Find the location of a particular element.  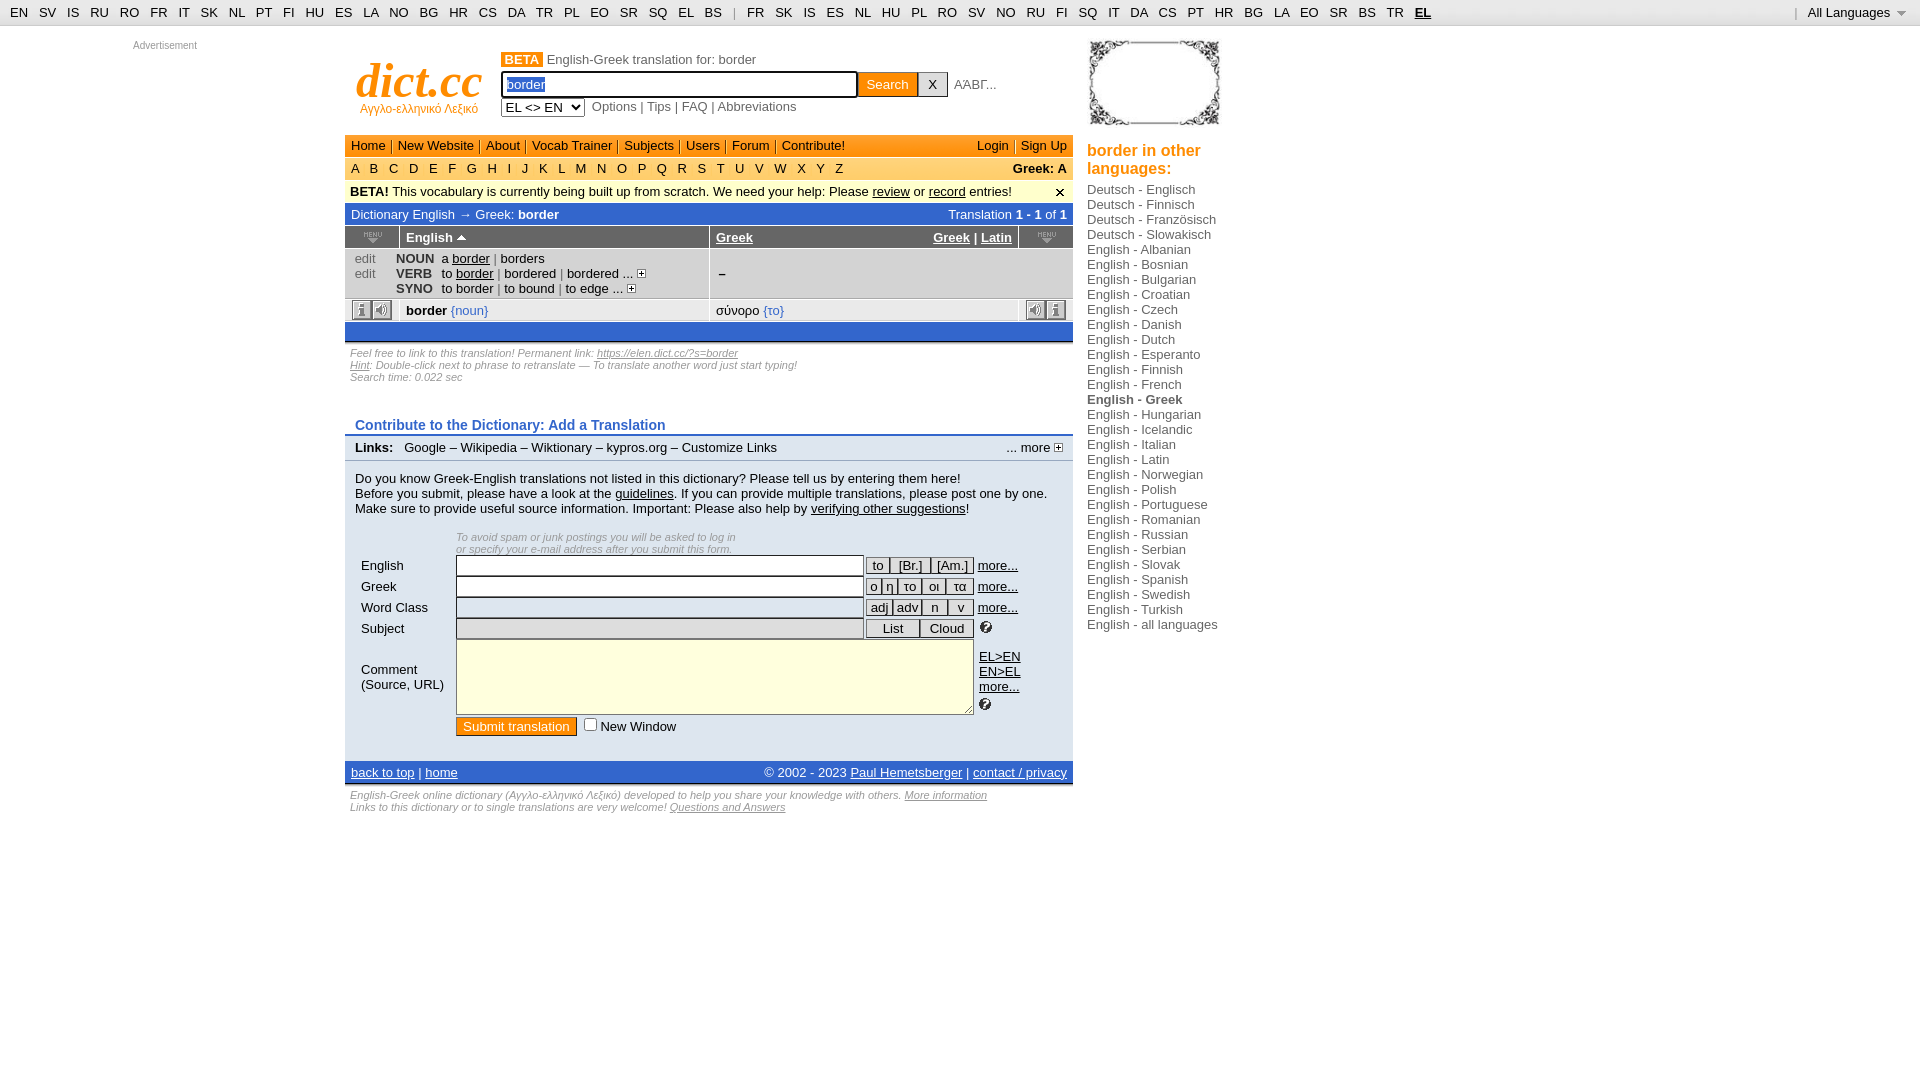

'contact / privacy' is located at coordinates (973, 771).